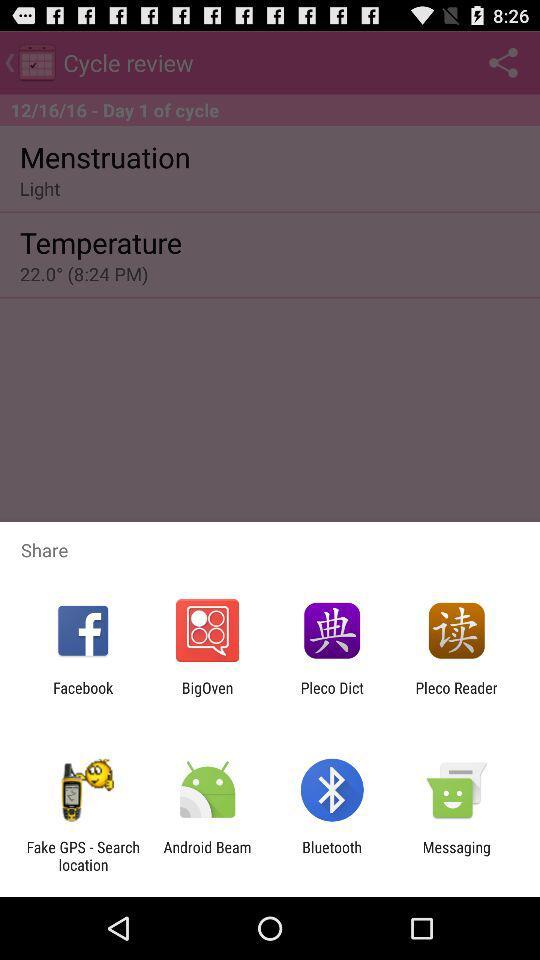 Image resolution: width=540 pixels, height=960 pixels. I want to click on item to the left of the android beam, so click(82, 855).